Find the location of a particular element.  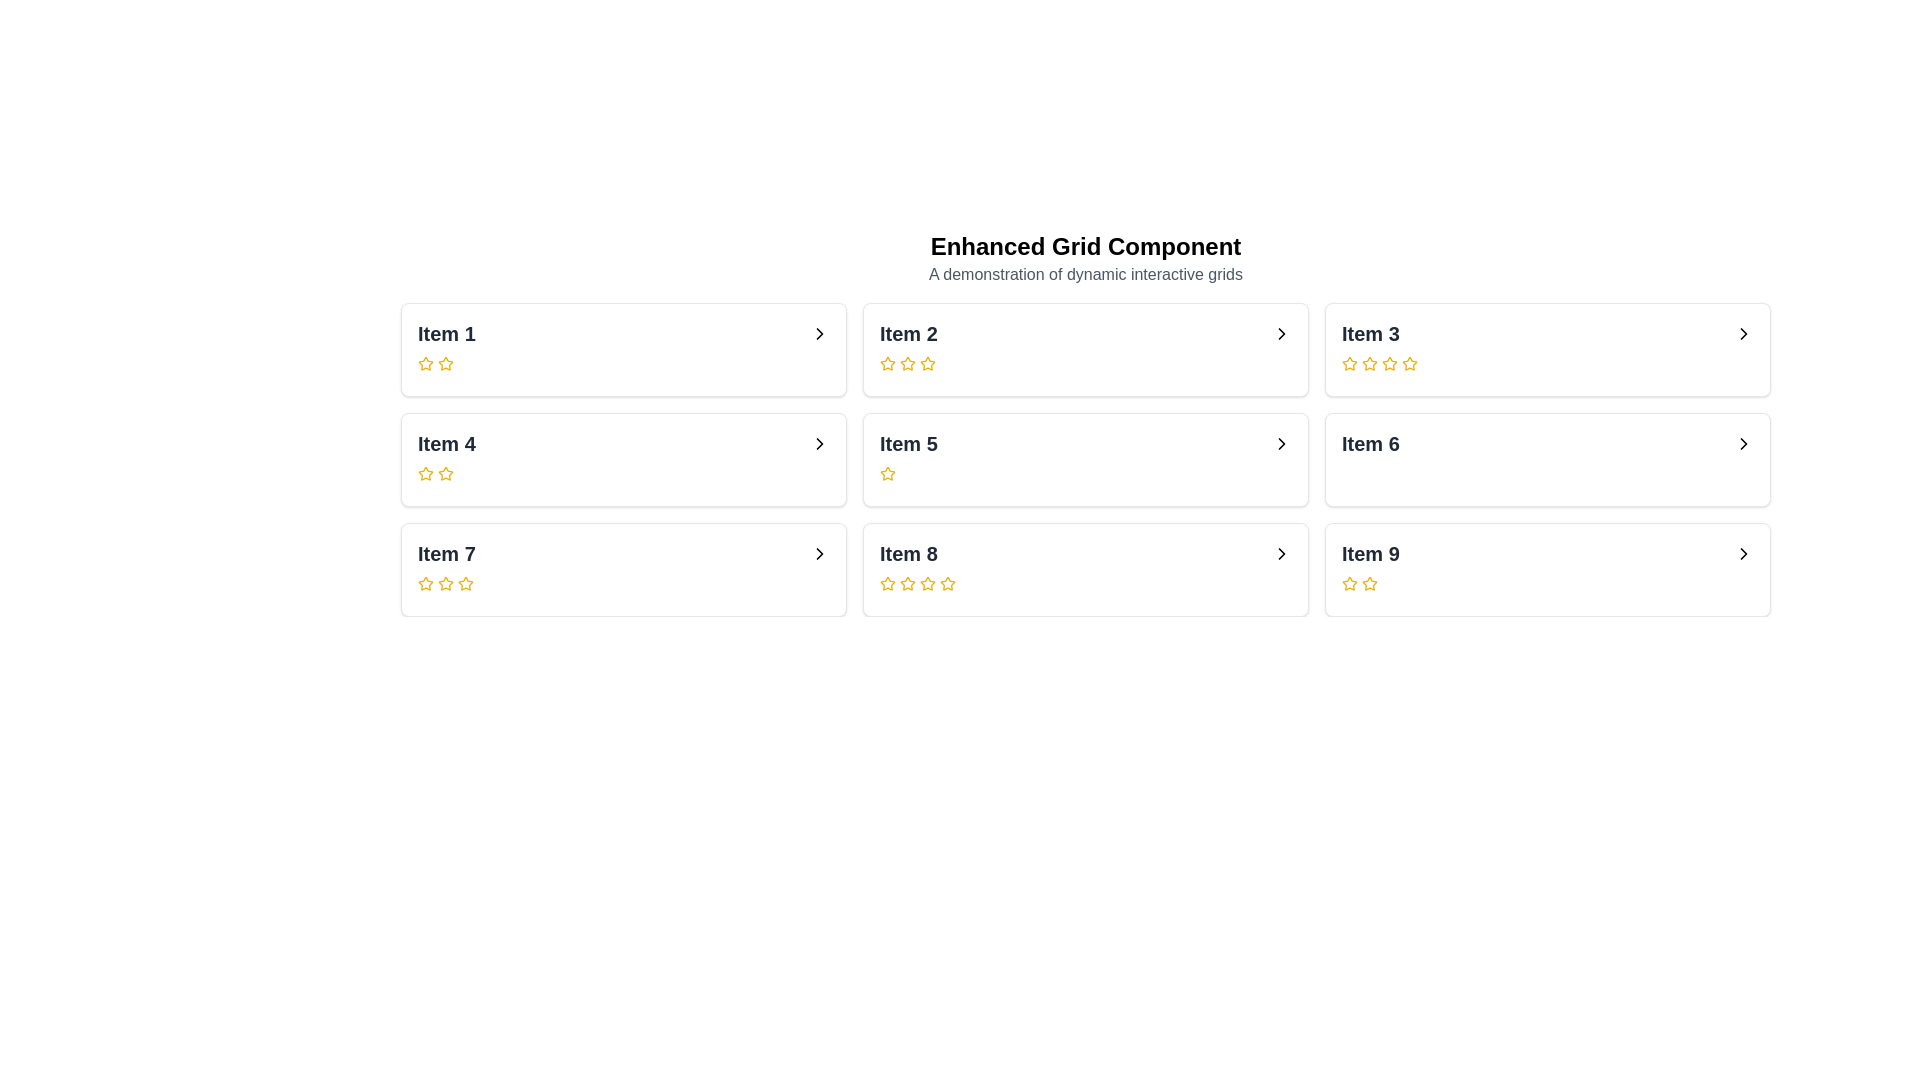

the second star rating icon located under the 'Item 7' label in the rating system to rate it is located at coordinates (445, 583).